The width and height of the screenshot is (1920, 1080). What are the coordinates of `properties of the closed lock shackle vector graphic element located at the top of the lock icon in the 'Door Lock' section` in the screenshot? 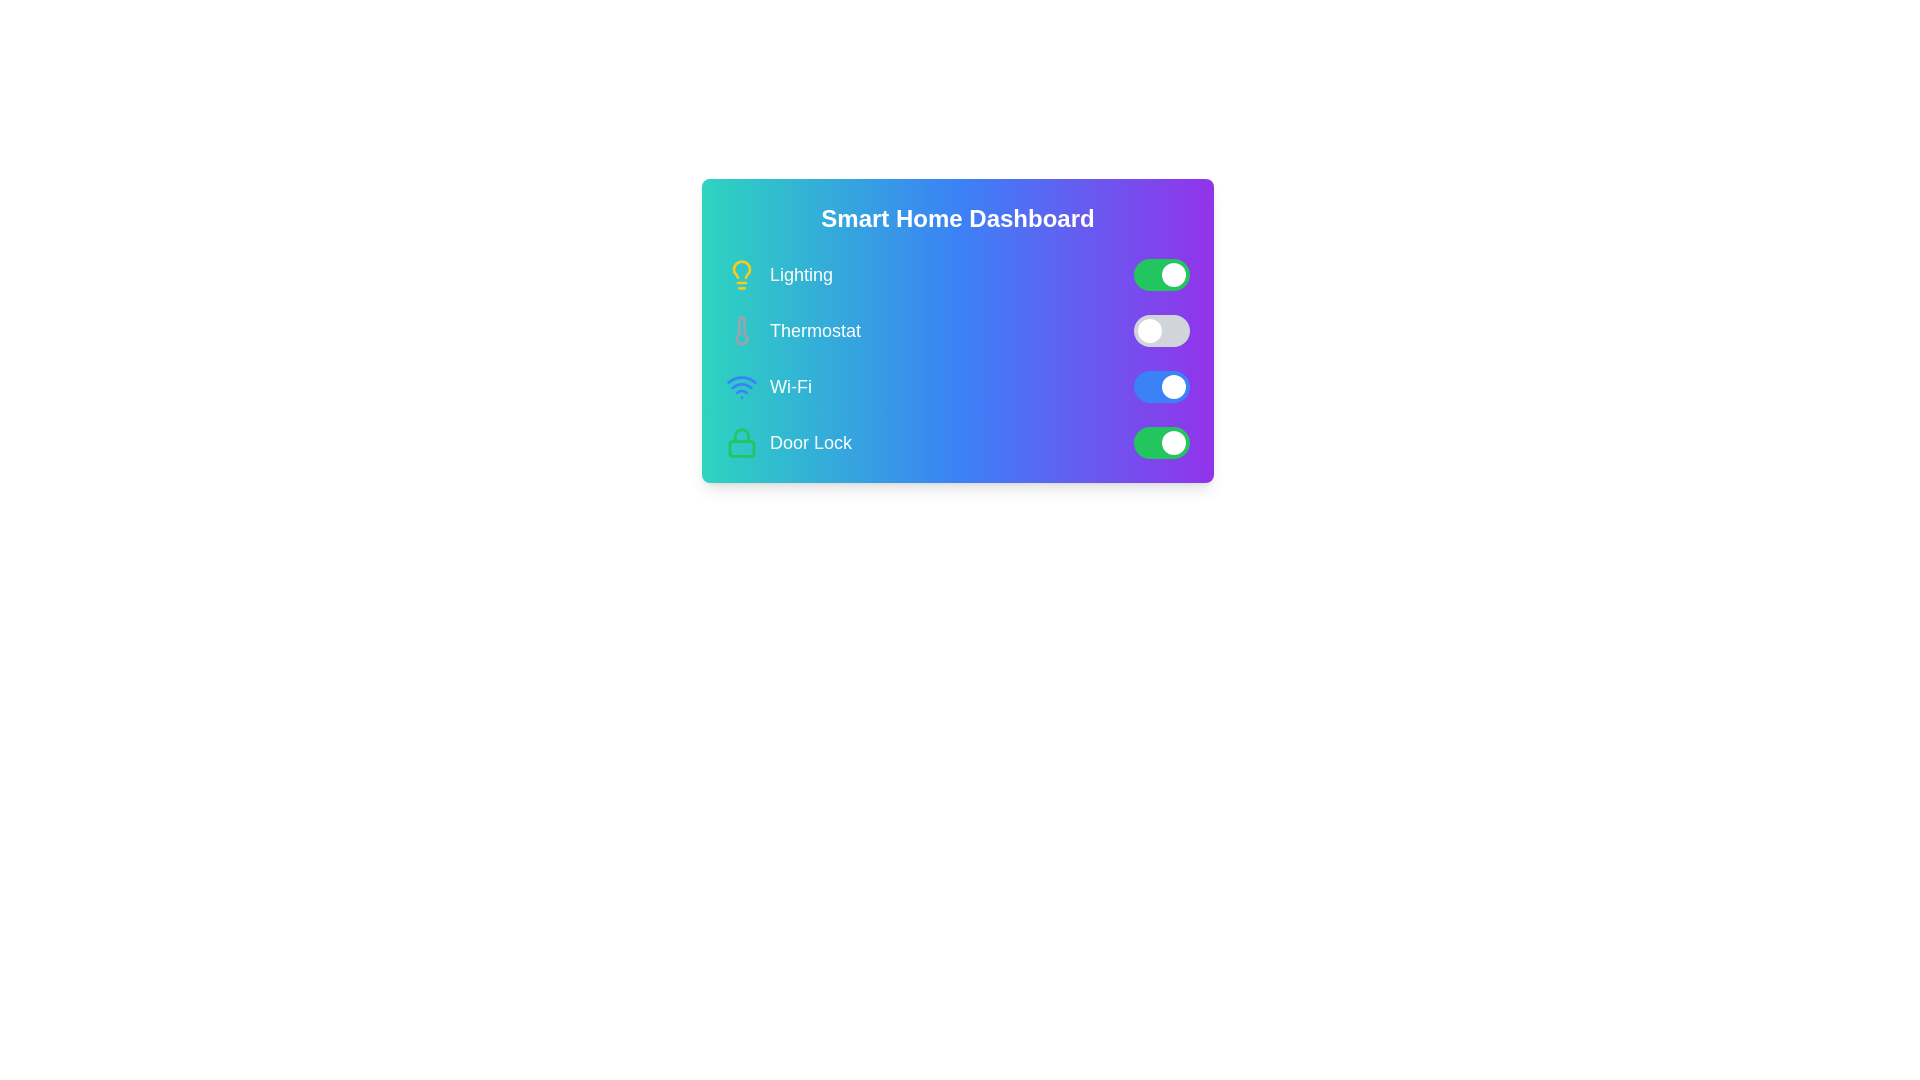 It's located at (741, 434).